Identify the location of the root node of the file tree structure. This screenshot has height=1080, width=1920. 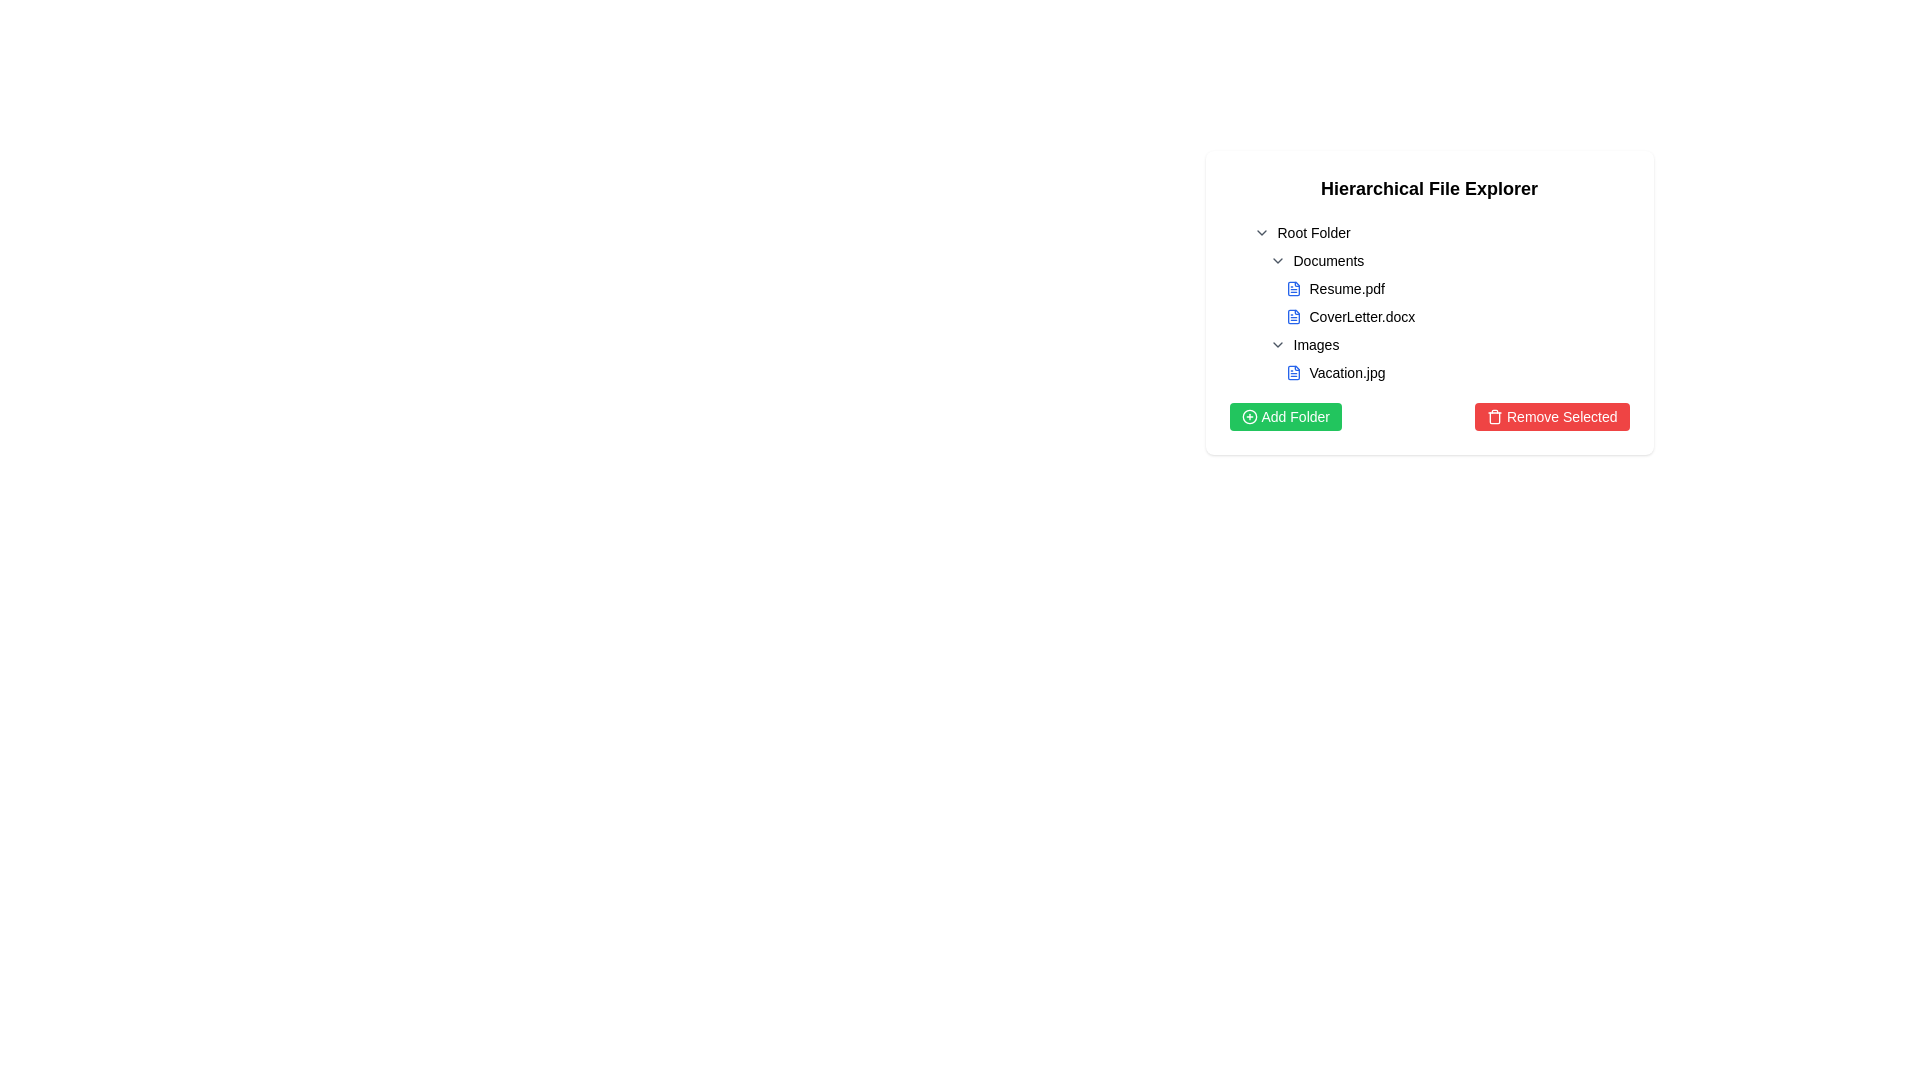
(1436, 231).